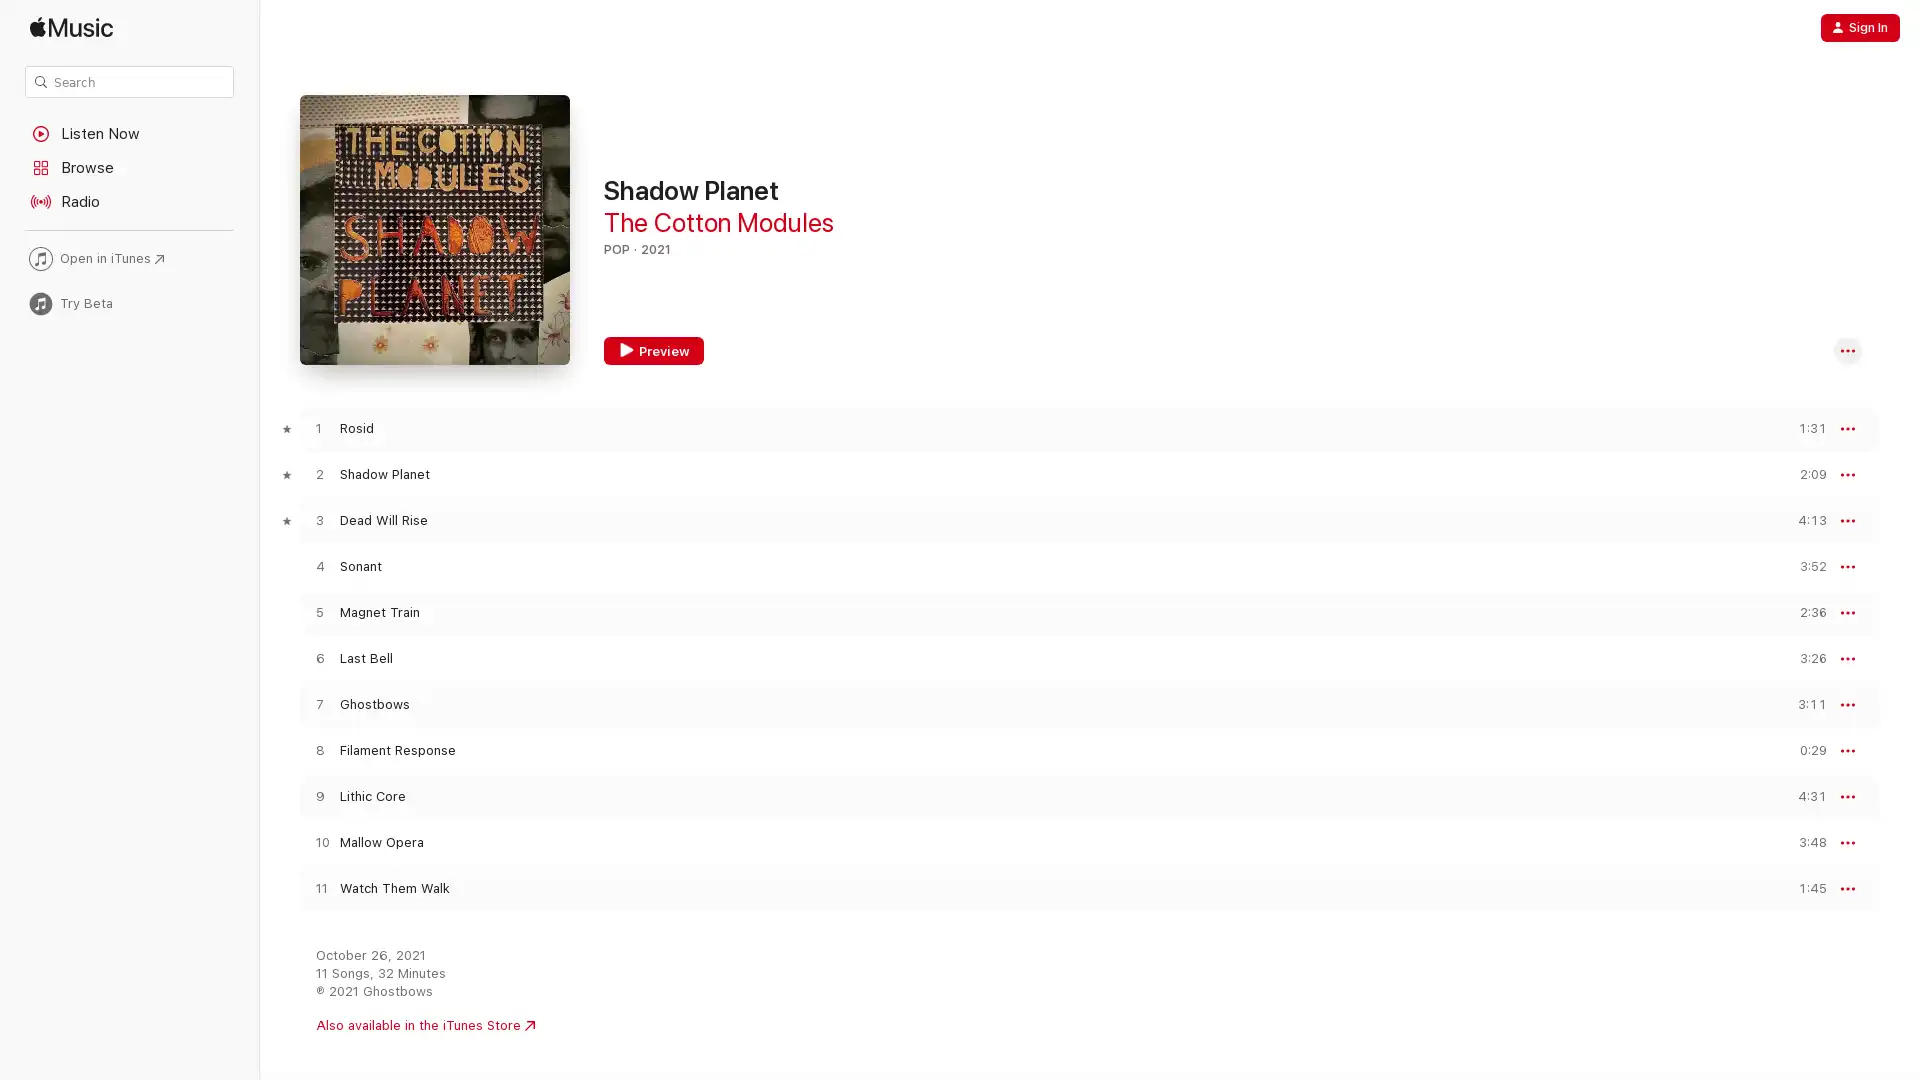 The width and height of the screenshot is (1920, 1080). What do you see at coordinates (318, 658) in the screenshot?
I see `Play` at bounding box center [318, 658].